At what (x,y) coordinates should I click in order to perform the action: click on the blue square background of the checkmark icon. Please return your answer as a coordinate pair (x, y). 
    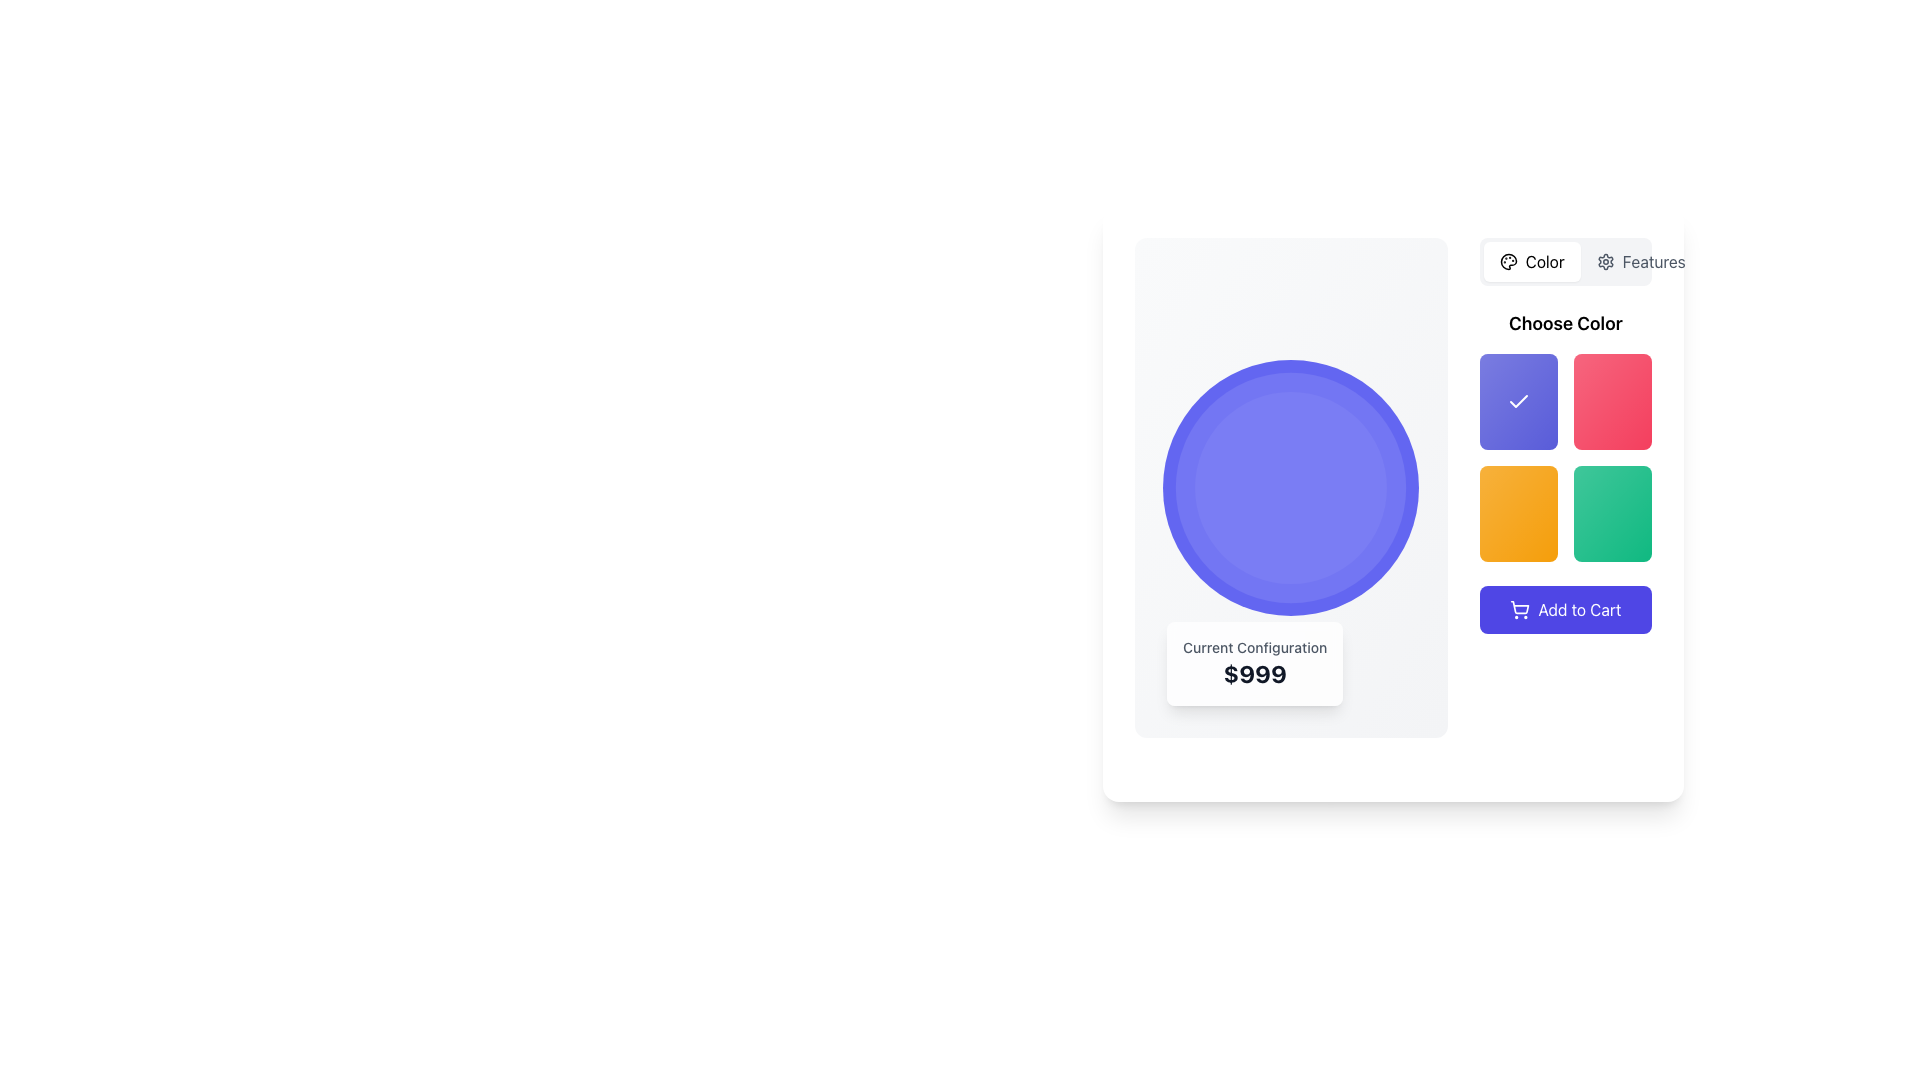
    Looking at the image, I should click on (1518, 401).